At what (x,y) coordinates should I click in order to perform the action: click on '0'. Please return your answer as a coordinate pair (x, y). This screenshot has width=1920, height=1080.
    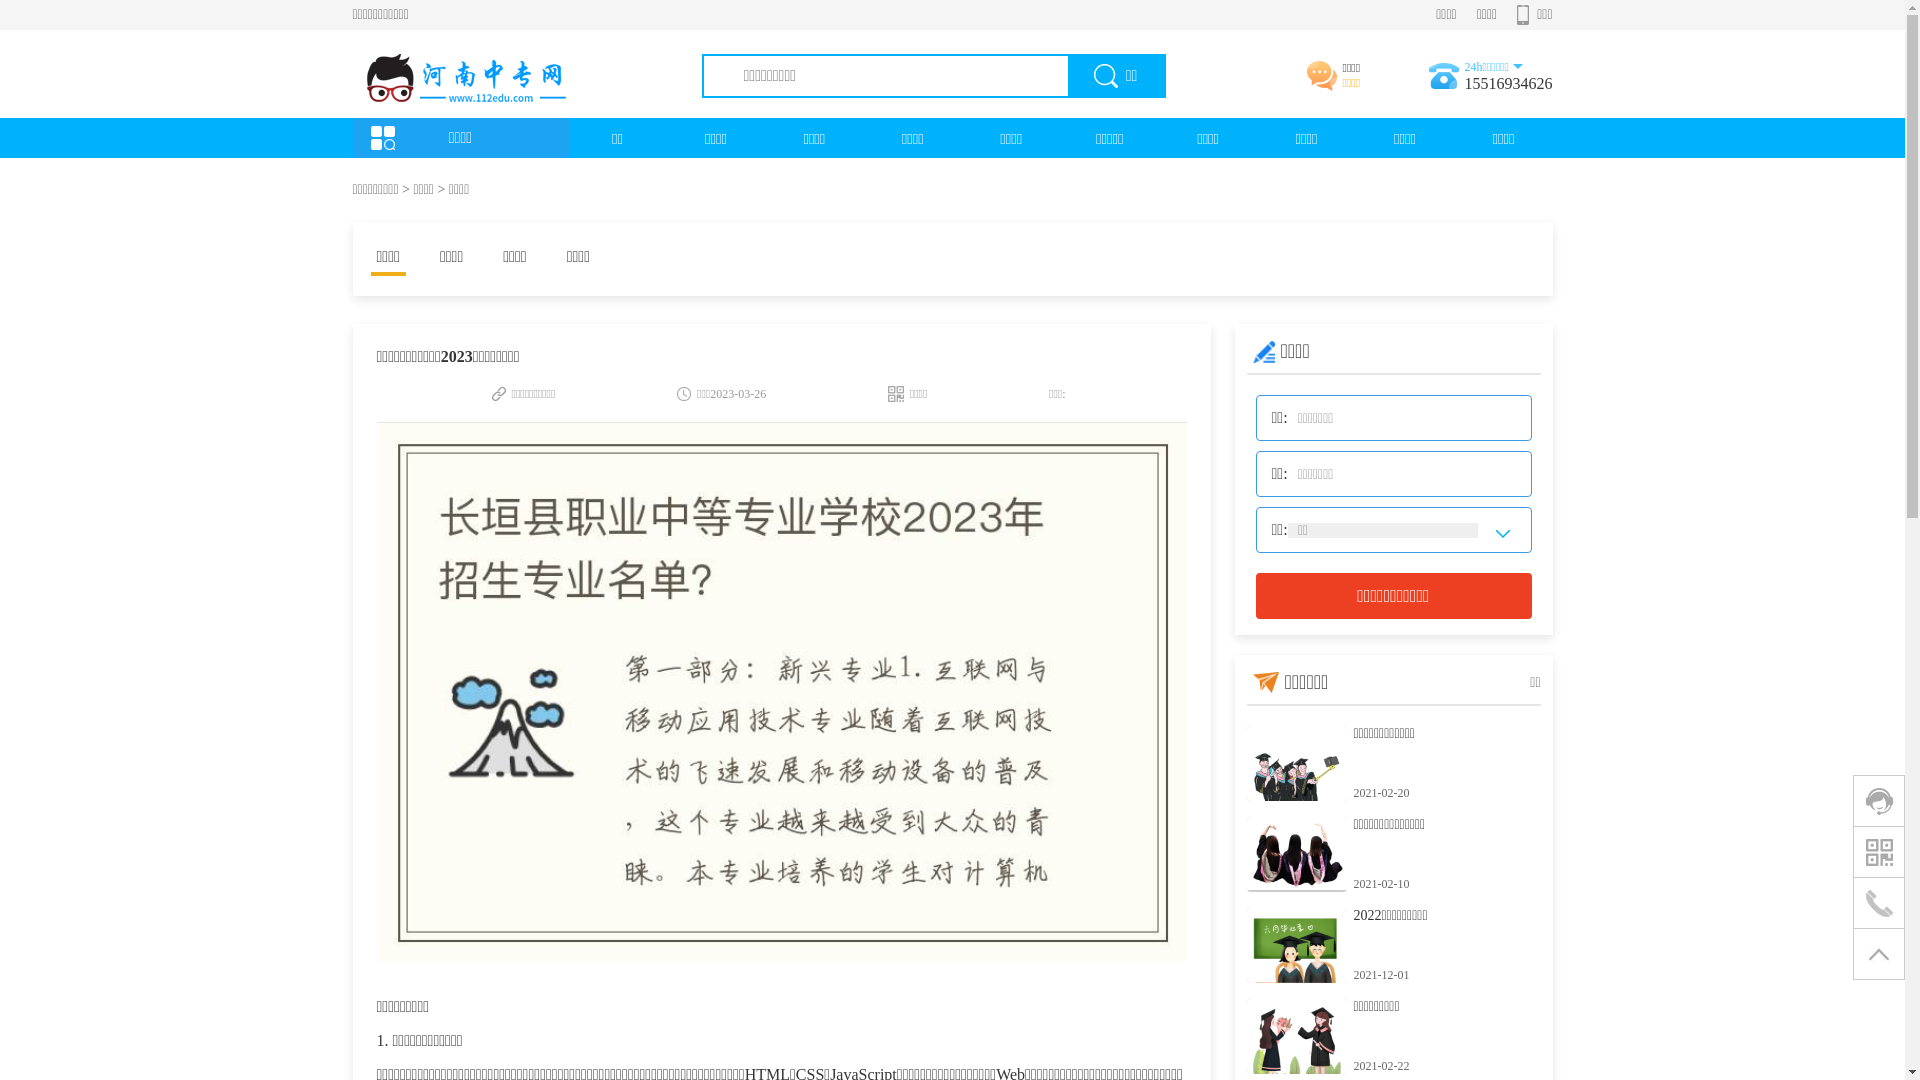
    Looking at the image, I should click on (1877, 799).